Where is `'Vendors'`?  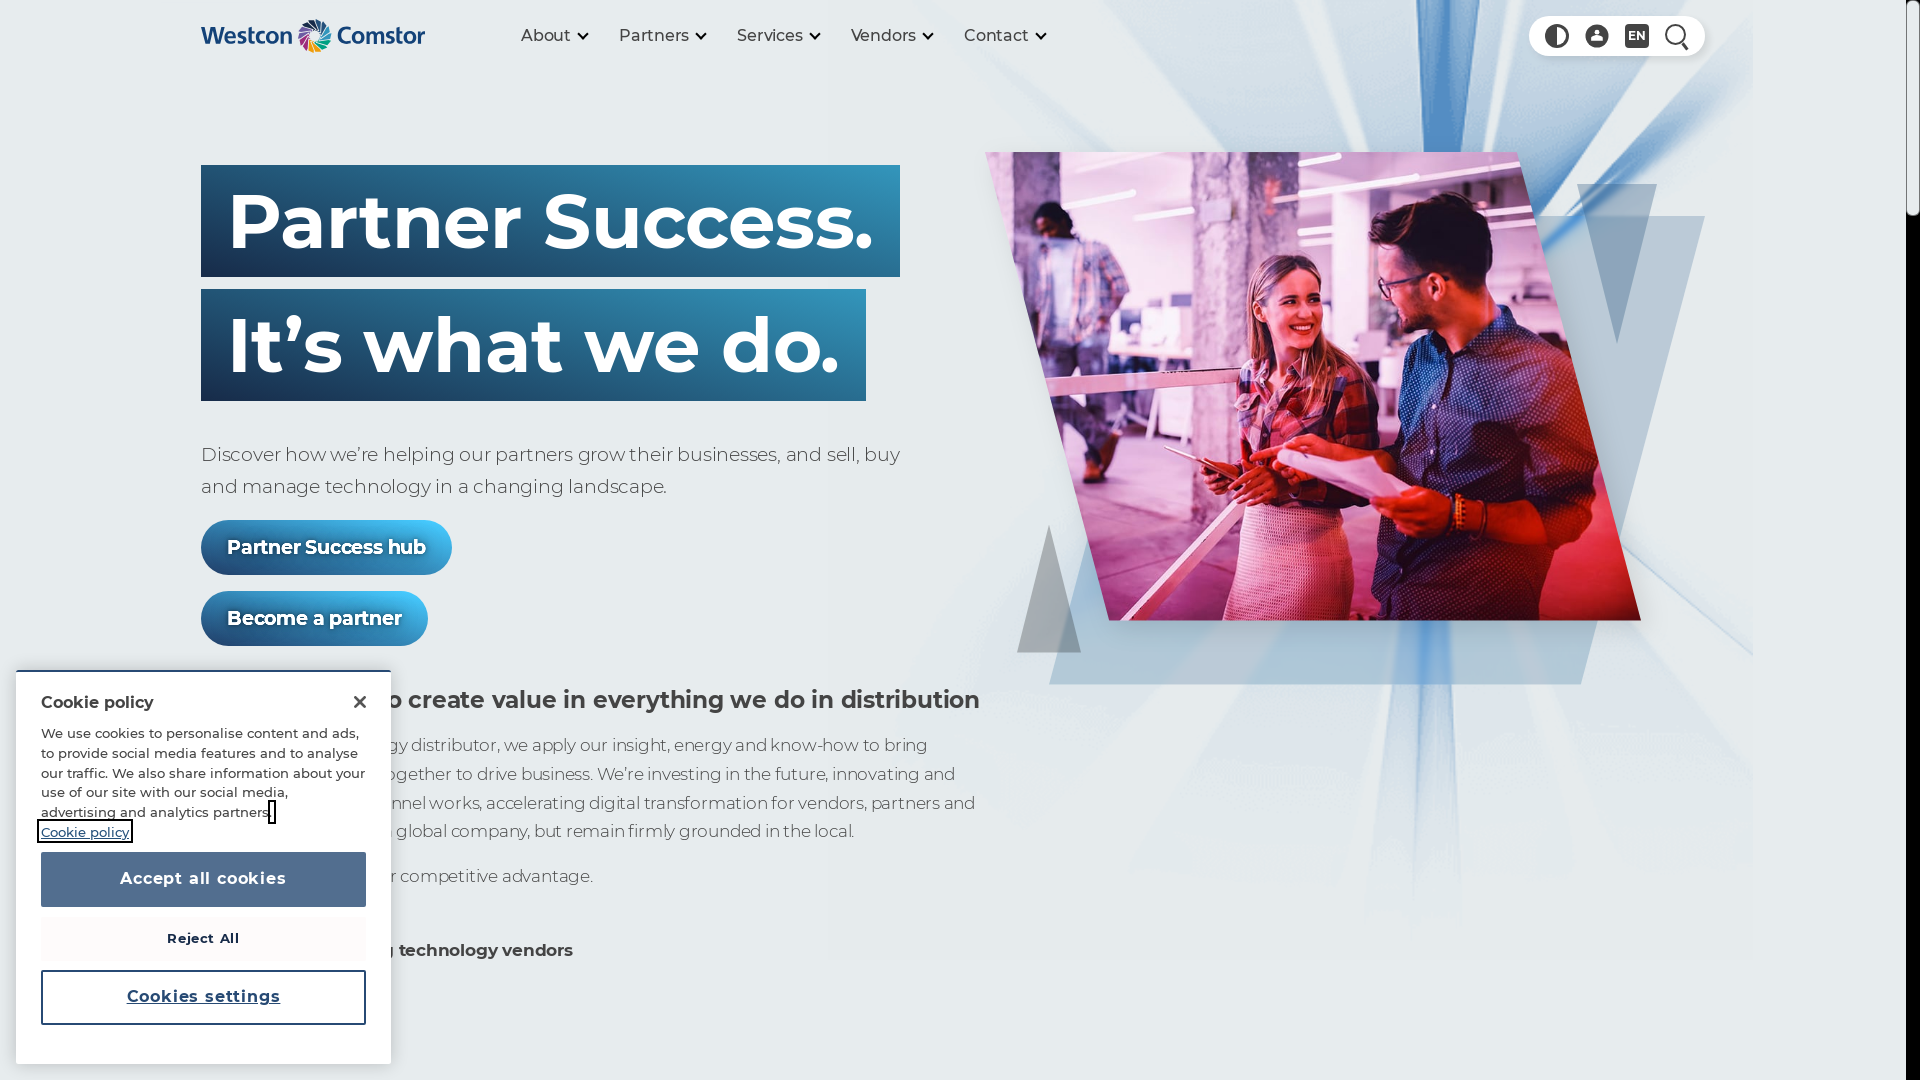 'Vendors' is located at coordinates (891, 35).